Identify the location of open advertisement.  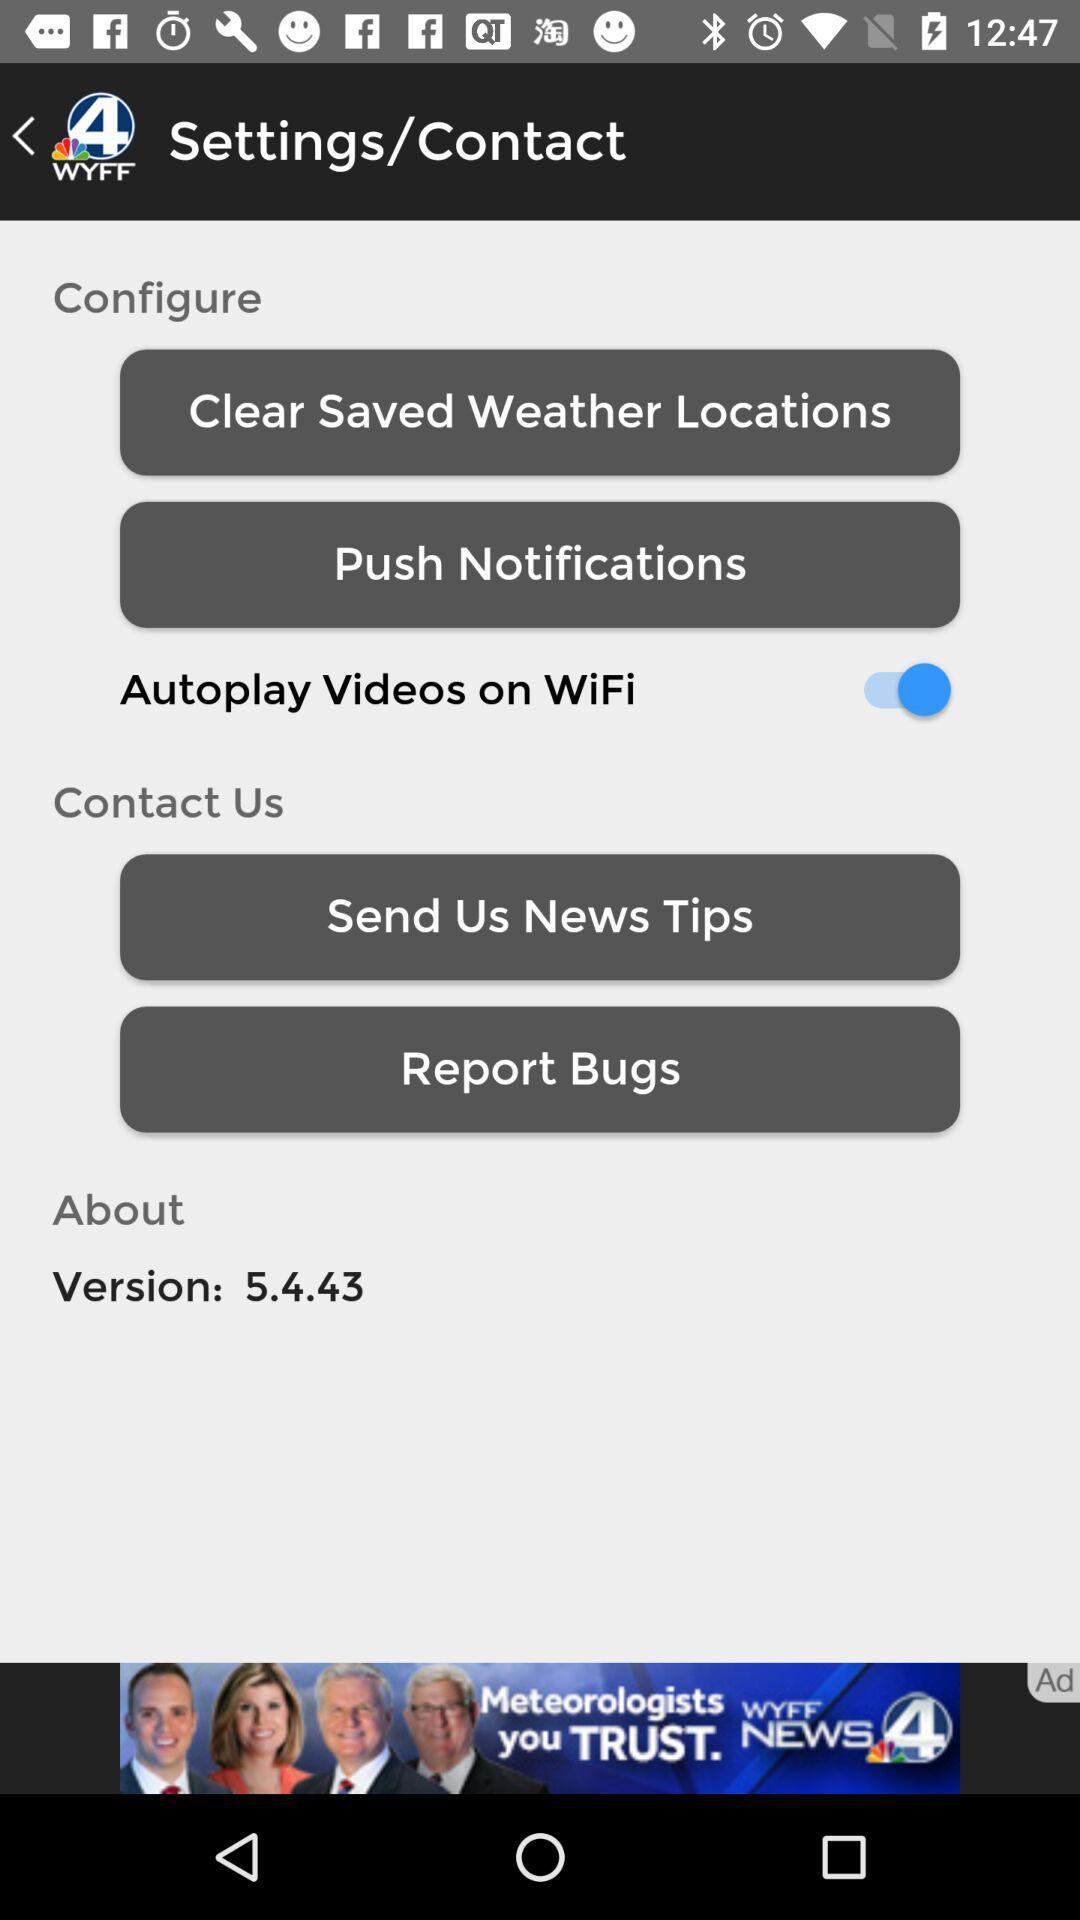
(540, 1727).